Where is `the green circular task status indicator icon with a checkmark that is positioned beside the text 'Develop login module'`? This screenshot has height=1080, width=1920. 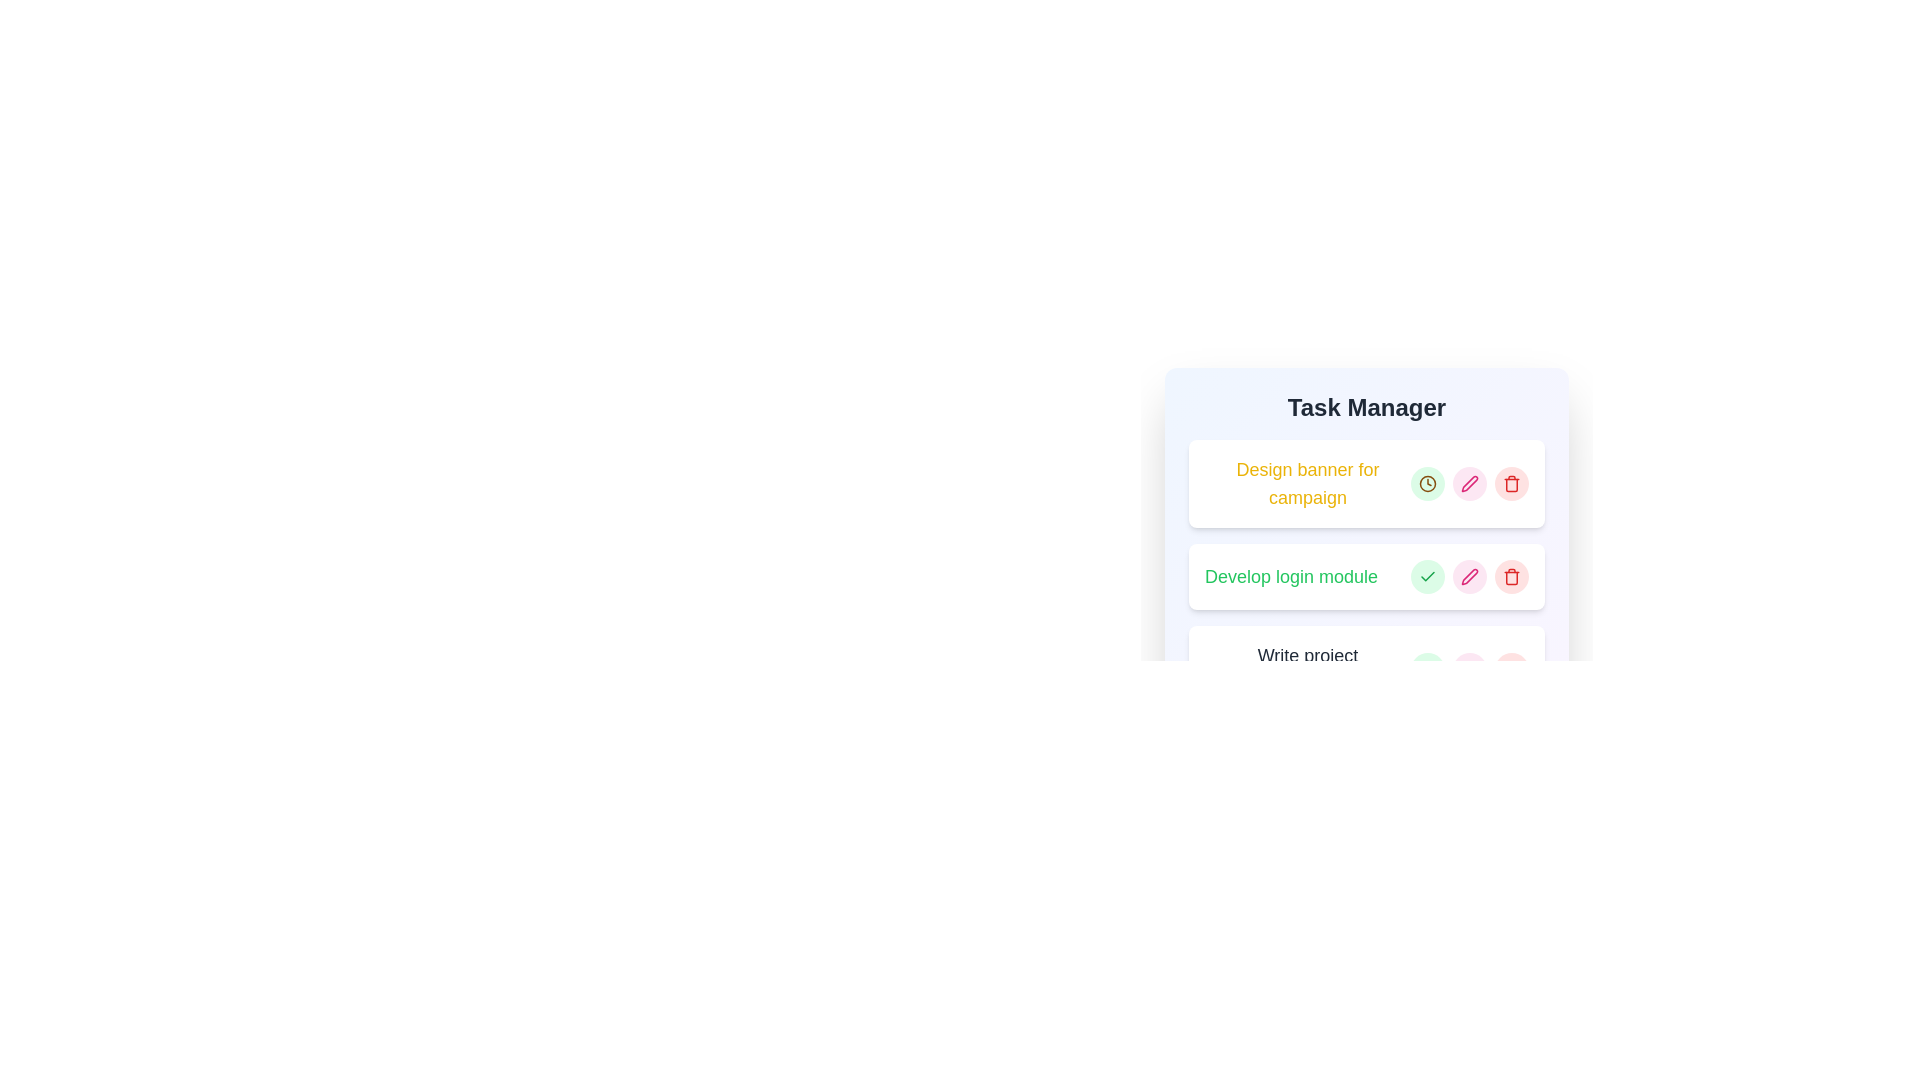
the green circular task status indicator icon with a checkmark that is positioned beside the text 'Develop login module' is located at coordinates (1427, 577).